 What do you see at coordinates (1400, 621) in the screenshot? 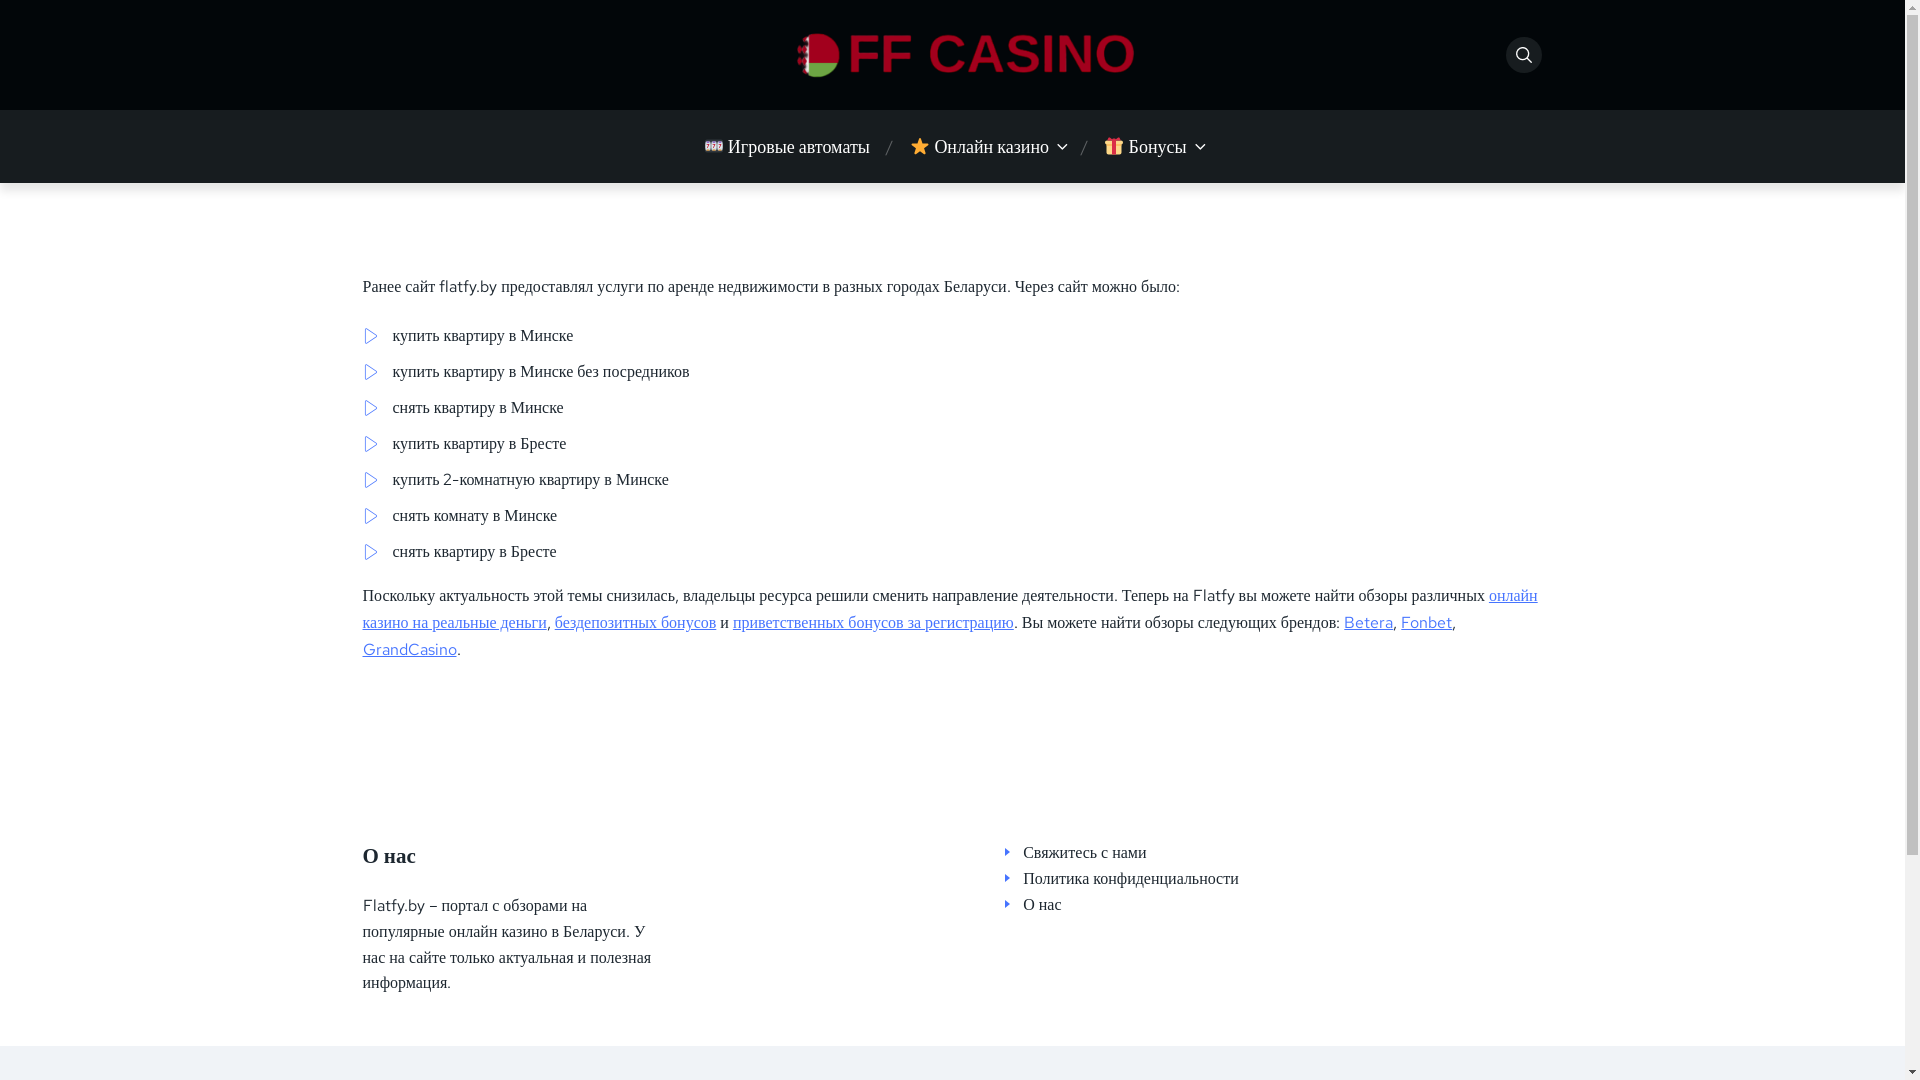
I see `'Fonbet'` at bounding box center [1400, 621].